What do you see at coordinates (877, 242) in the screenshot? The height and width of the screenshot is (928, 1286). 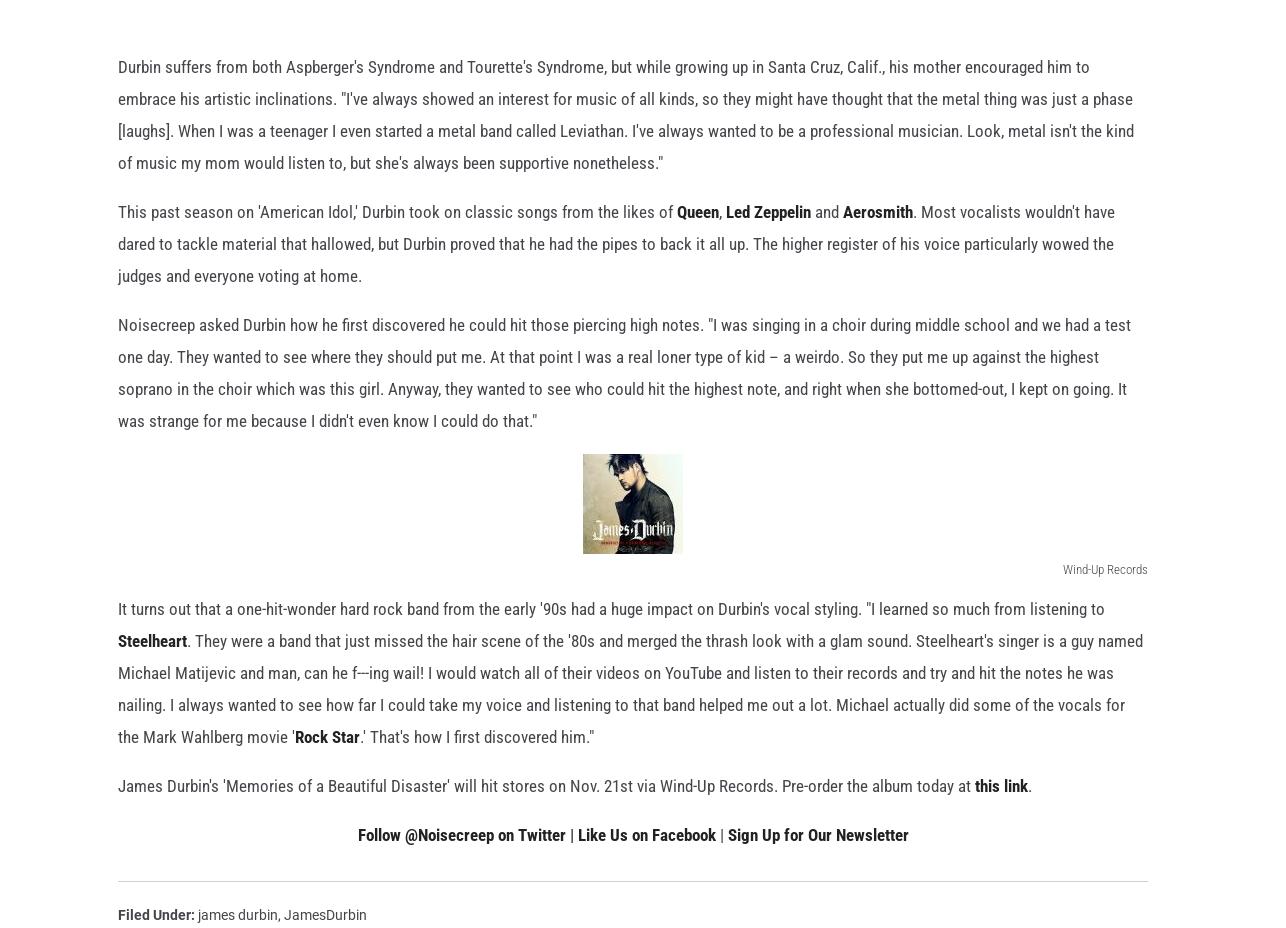 I see `'Aerosmith'` at bounding box center [877, 242].